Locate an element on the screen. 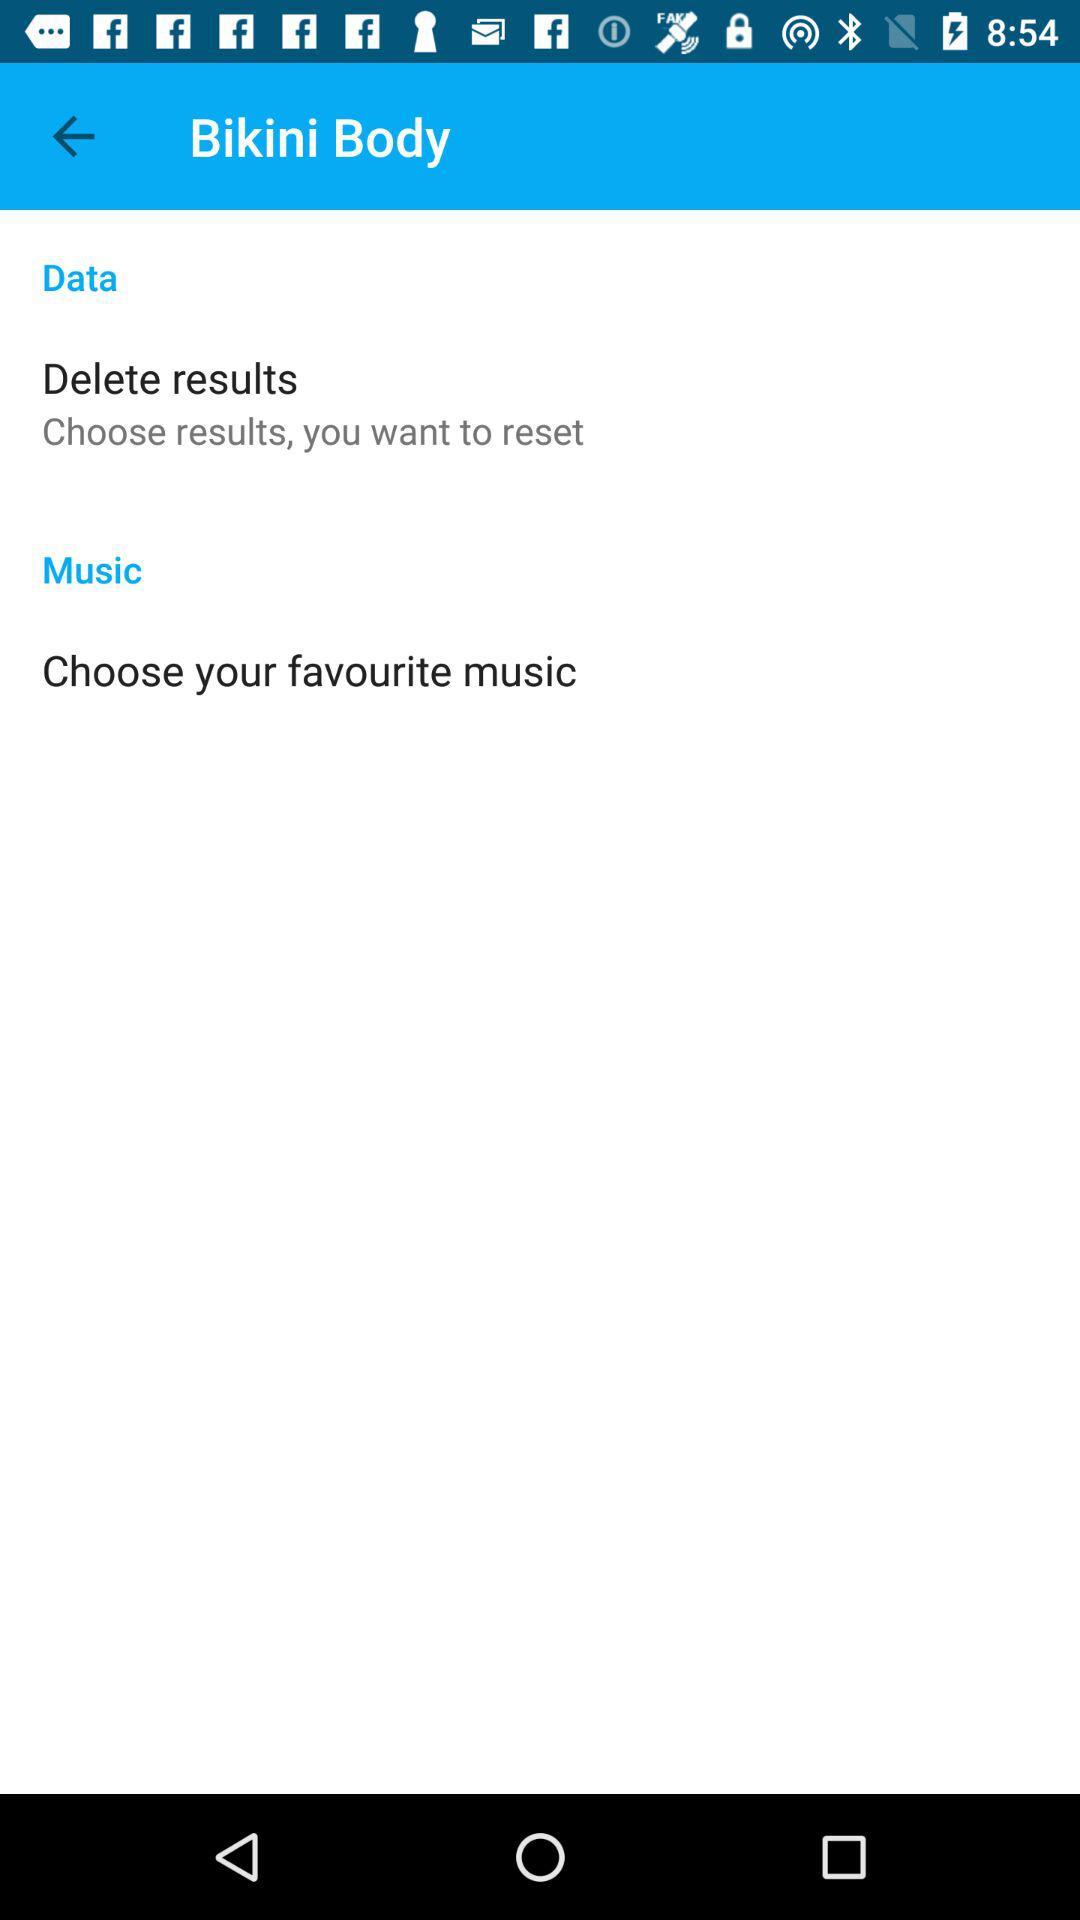 This screenshot has height=1920, width=1080. icon on the left is located at coordinates (309, 669).